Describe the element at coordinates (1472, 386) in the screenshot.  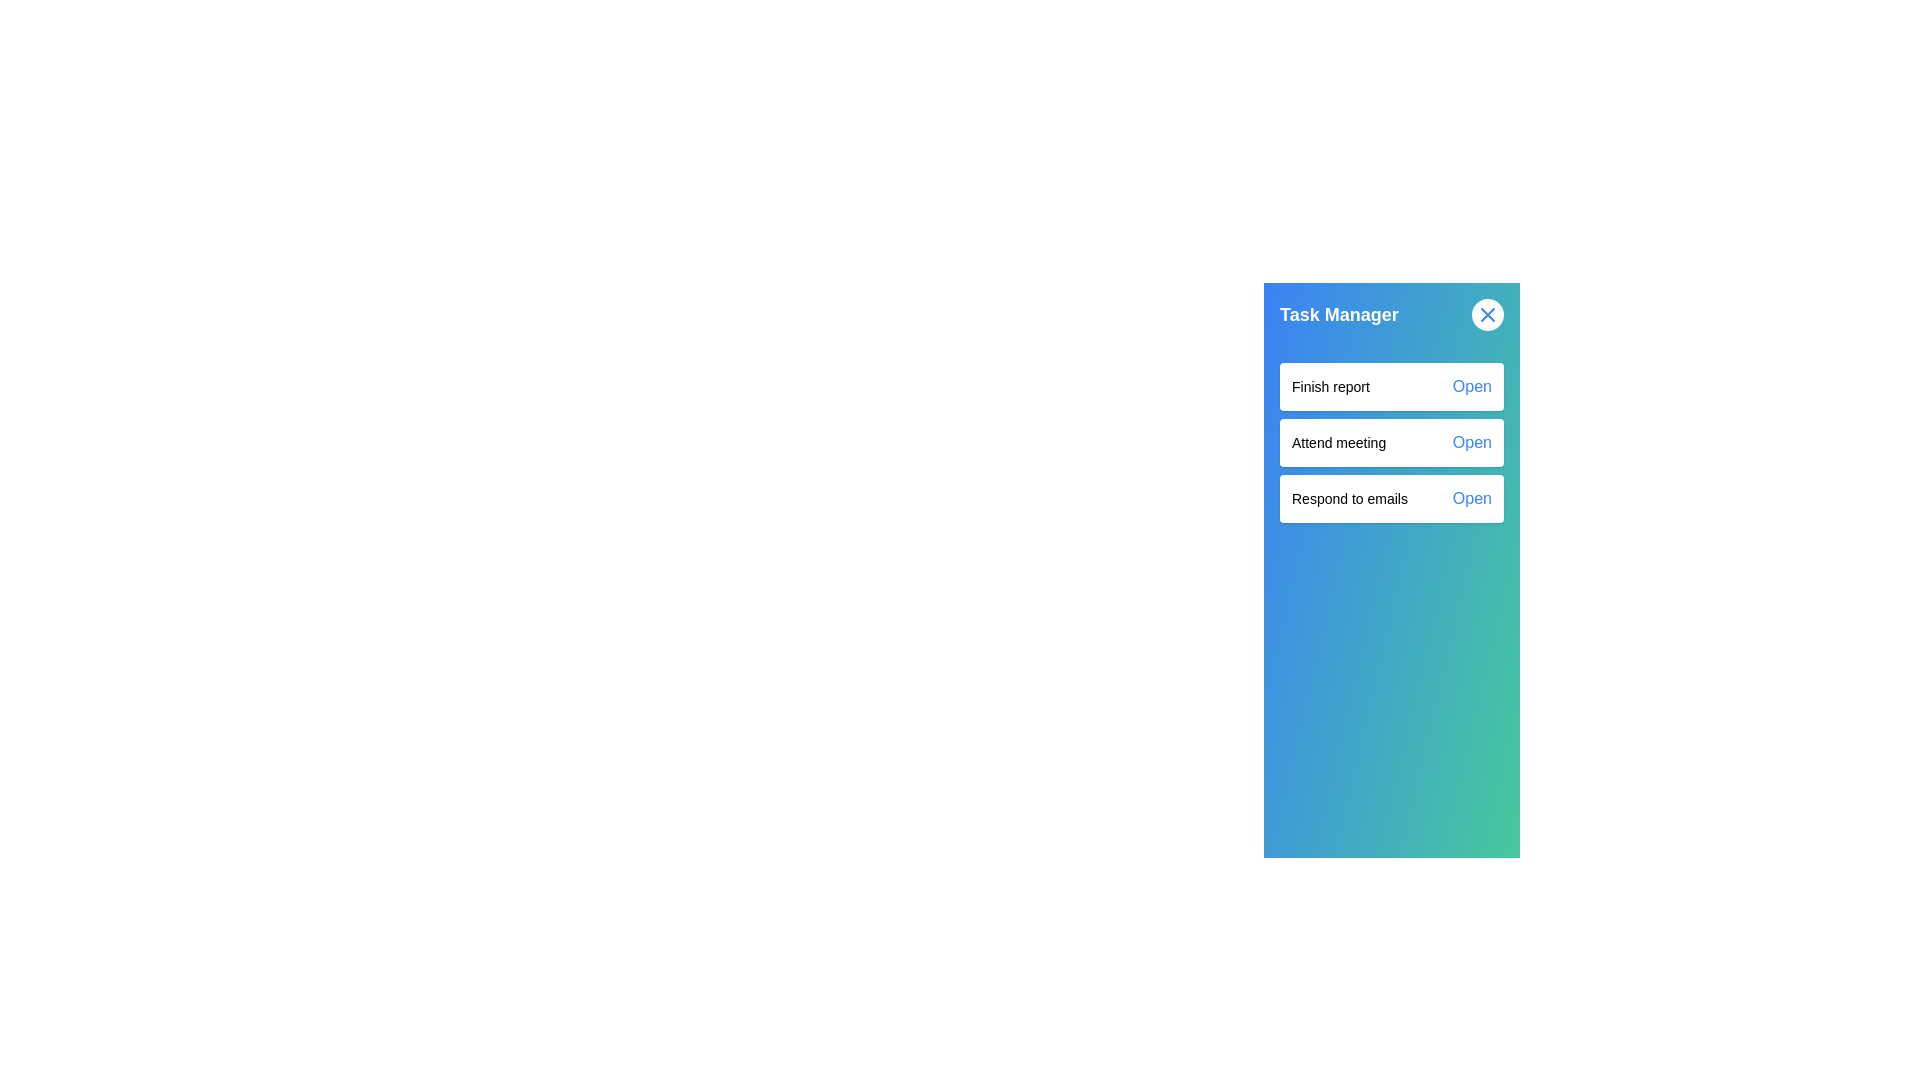
I see `the 'Open' hyperlink located on the right side of the 'Finish report' task in the task manager interface to initiate the action` at that location.